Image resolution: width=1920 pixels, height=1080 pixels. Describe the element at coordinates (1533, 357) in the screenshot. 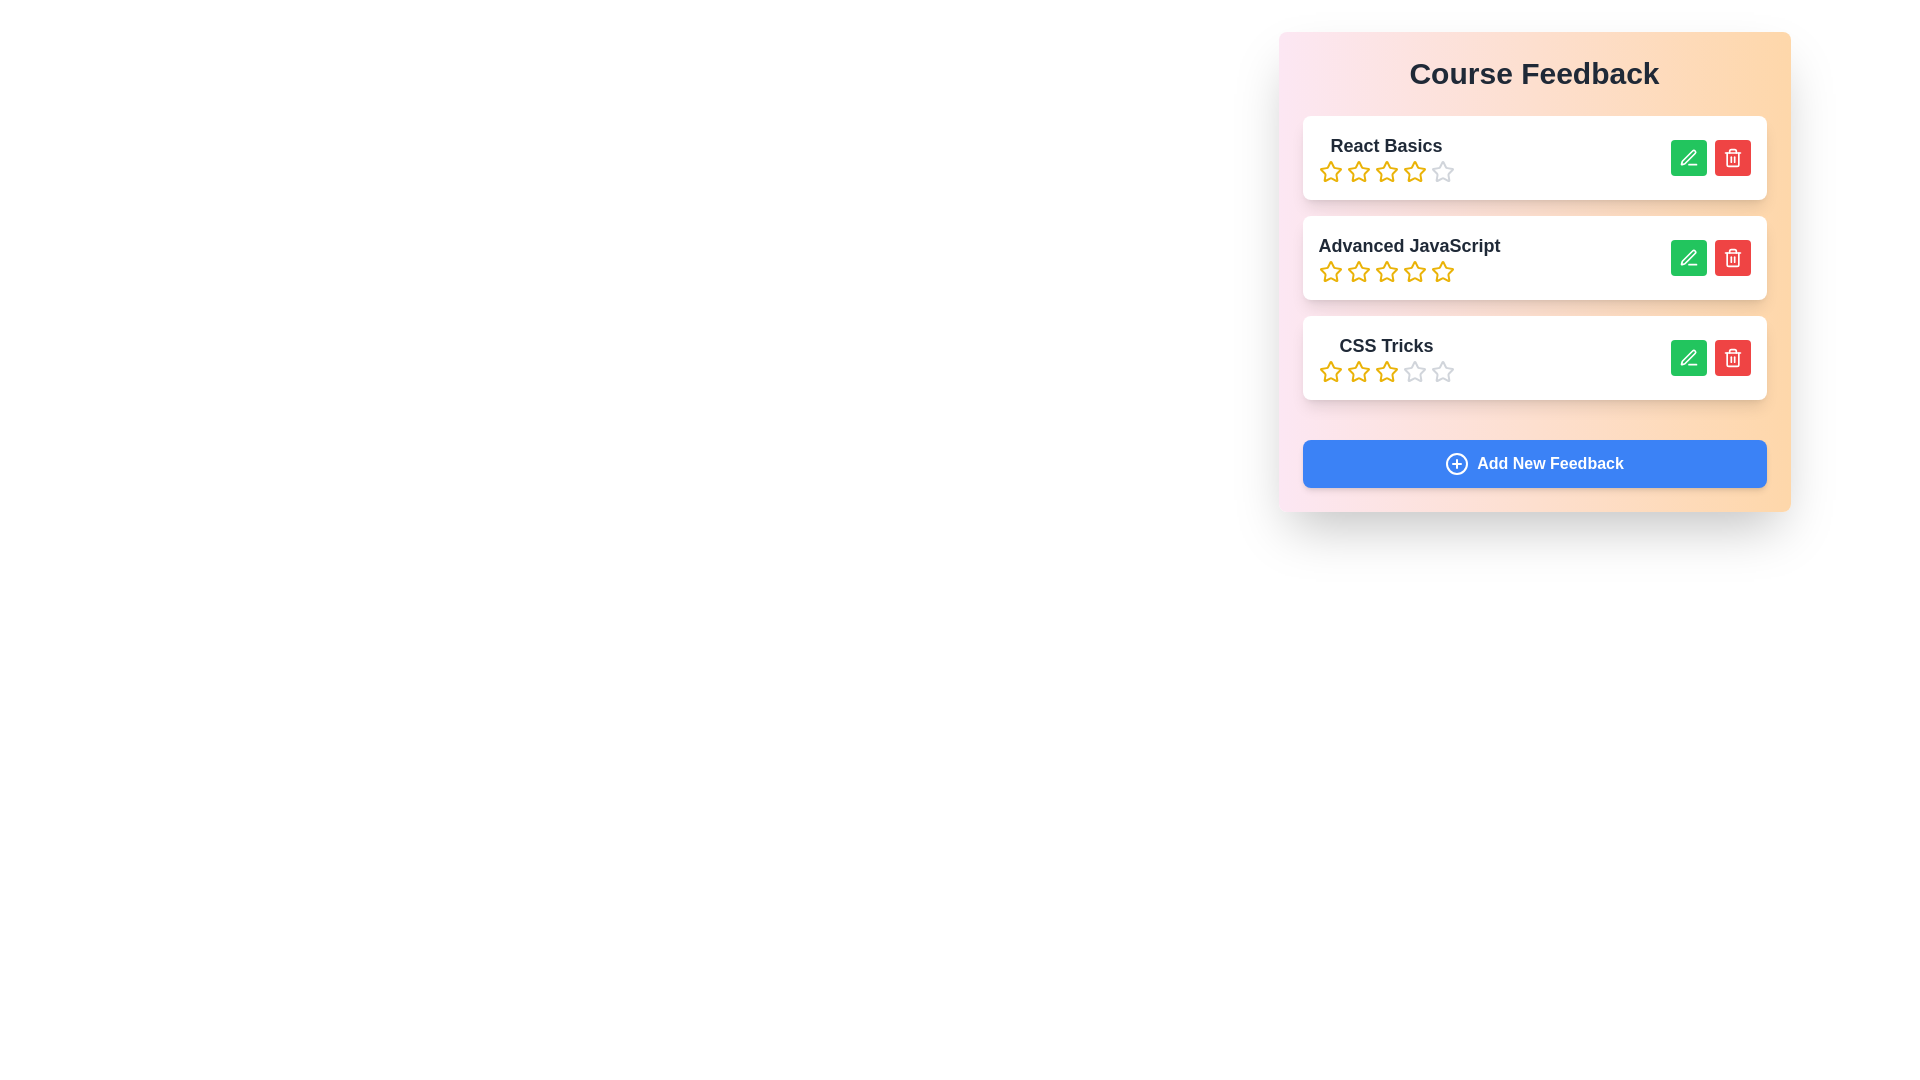

I see `the course item titled CSS Tricks to highlight it` at that location.